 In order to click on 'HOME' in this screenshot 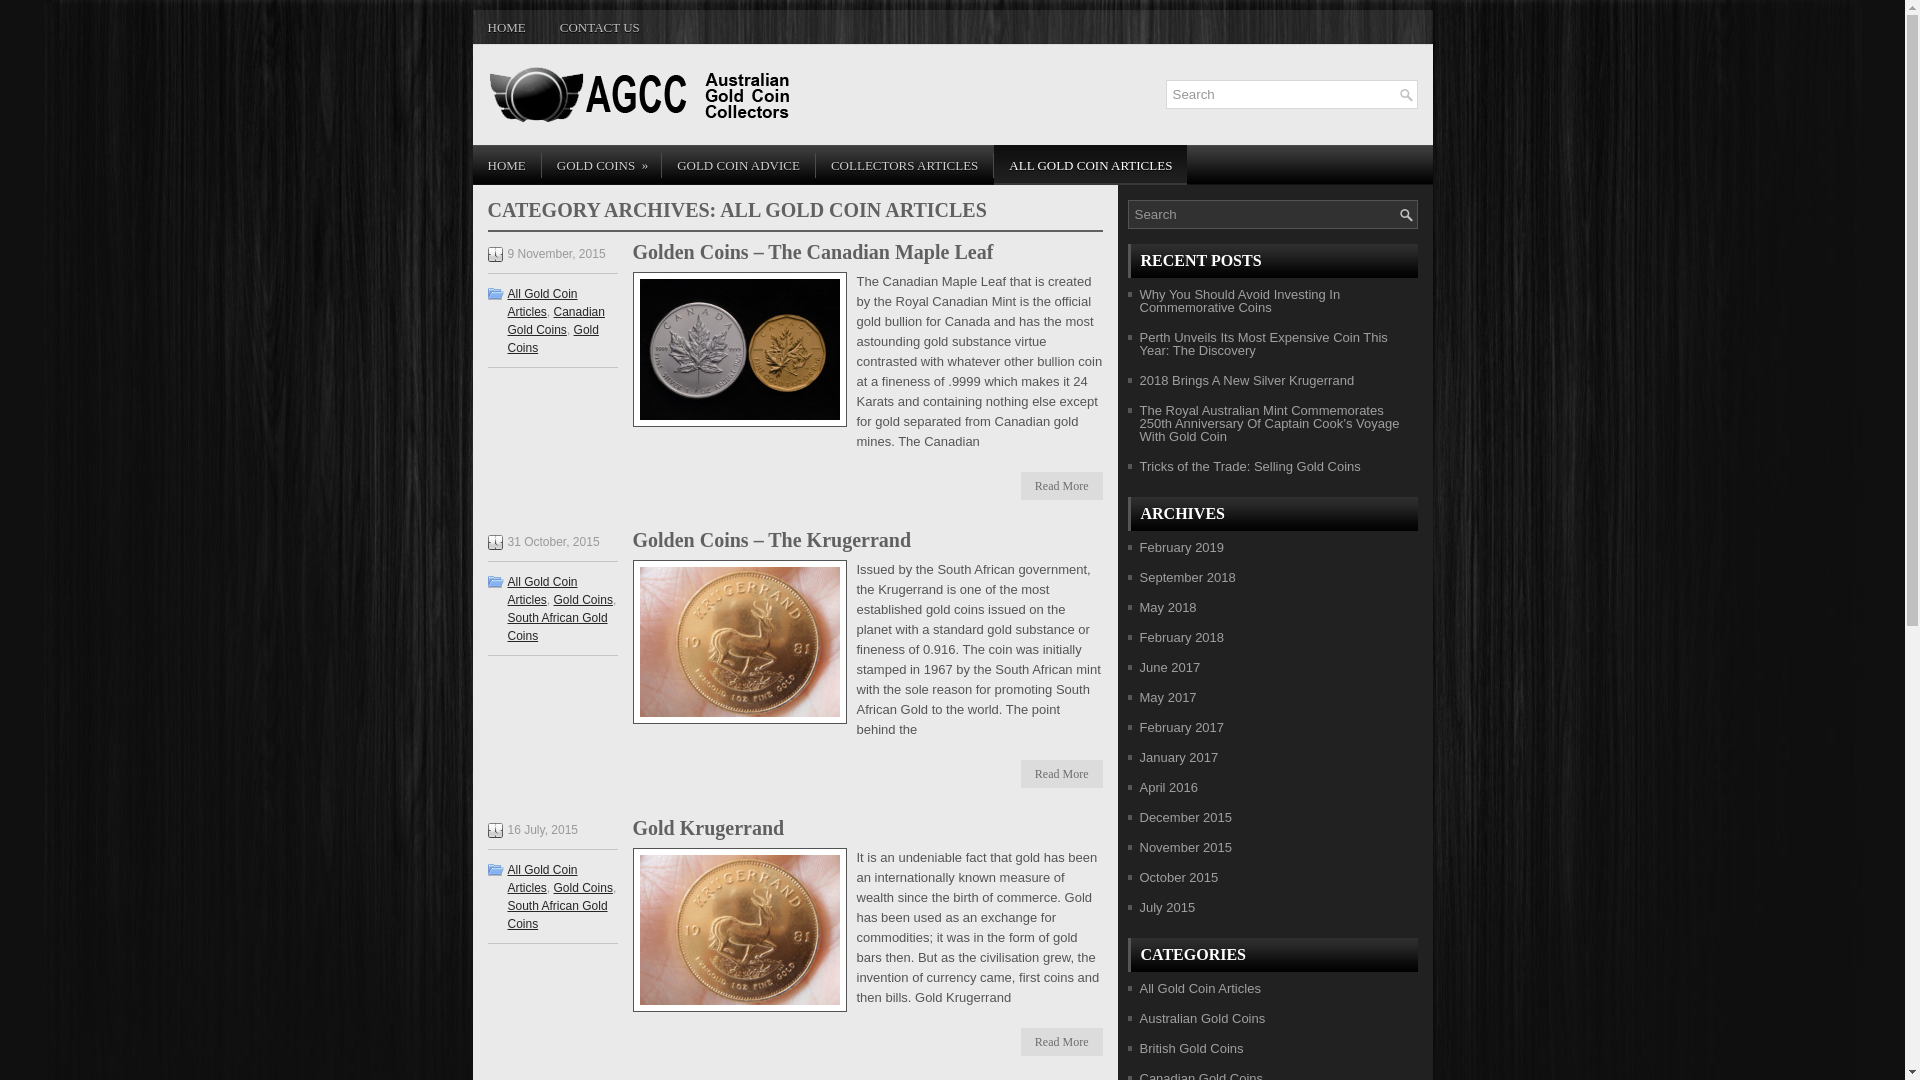, I will do `click(505, 27)`.